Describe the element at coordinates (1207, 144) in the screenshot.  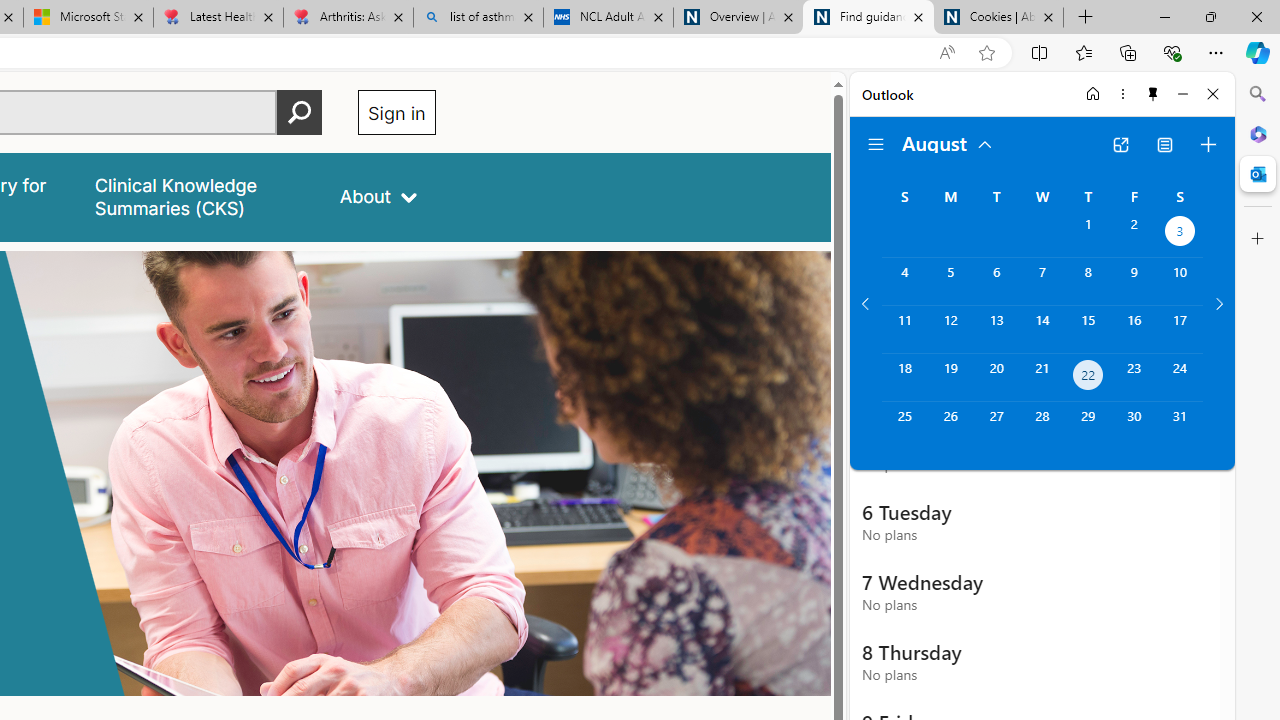
I see `'Create event'` at that location.